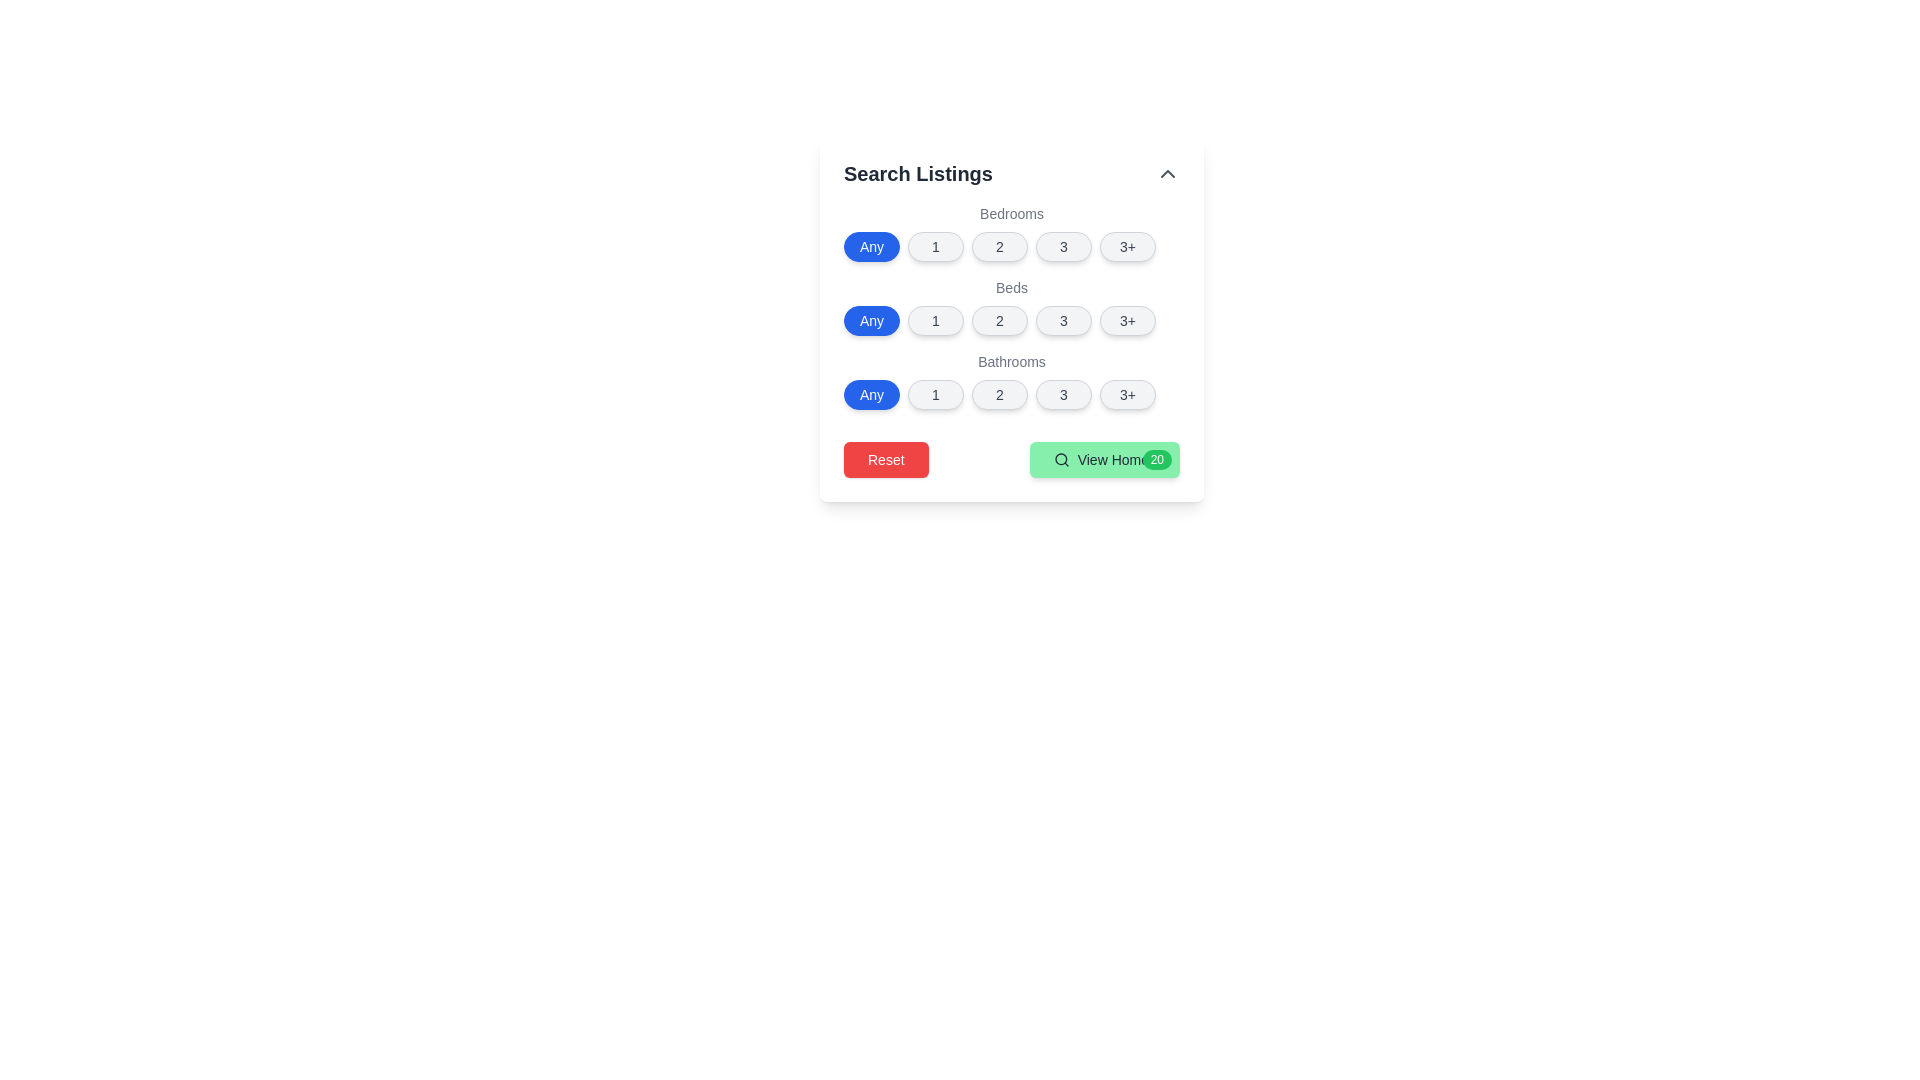 This screenshot has width=1920, height=1080. Describe the element at coordinates (935, 319) in the screenshot. I see `the small rectangular button containing the number '1'` at that location.